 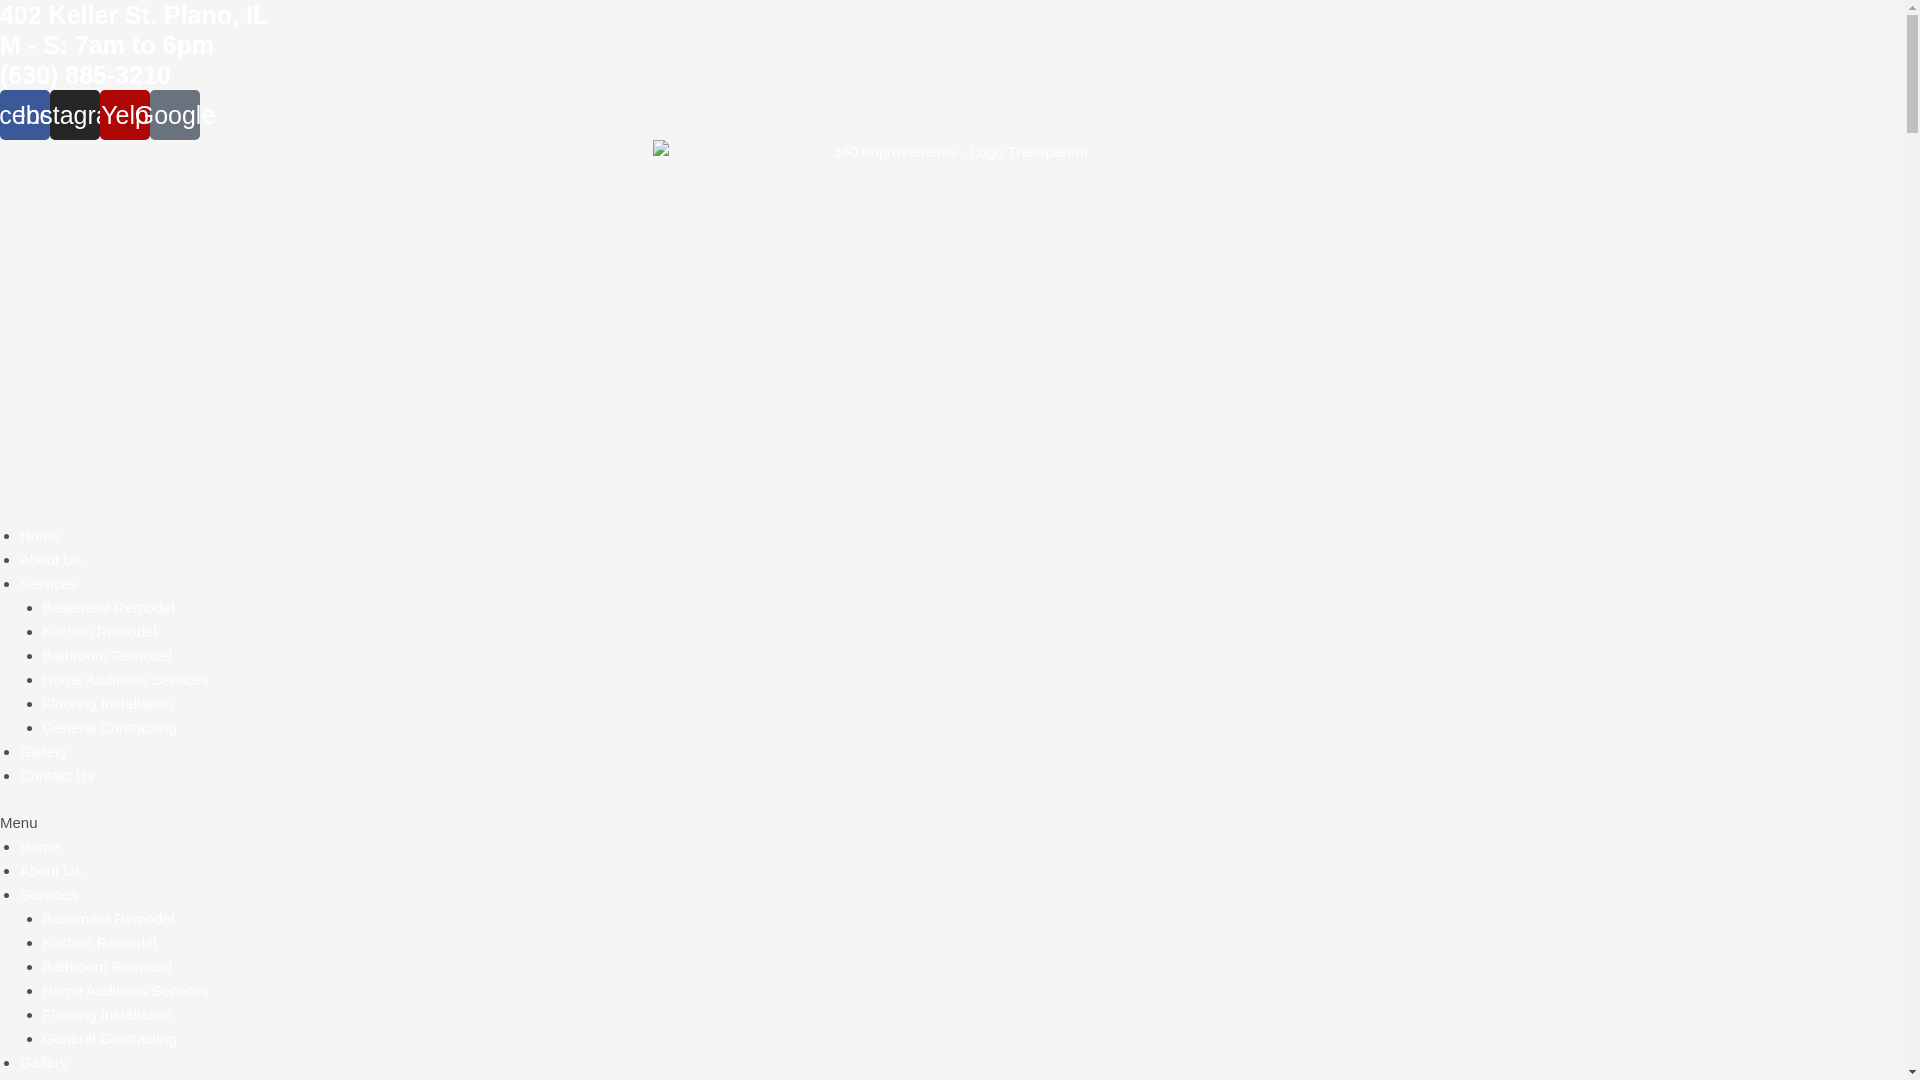 I want to click on 'Flooring Installation', so click(x=105, y=702).